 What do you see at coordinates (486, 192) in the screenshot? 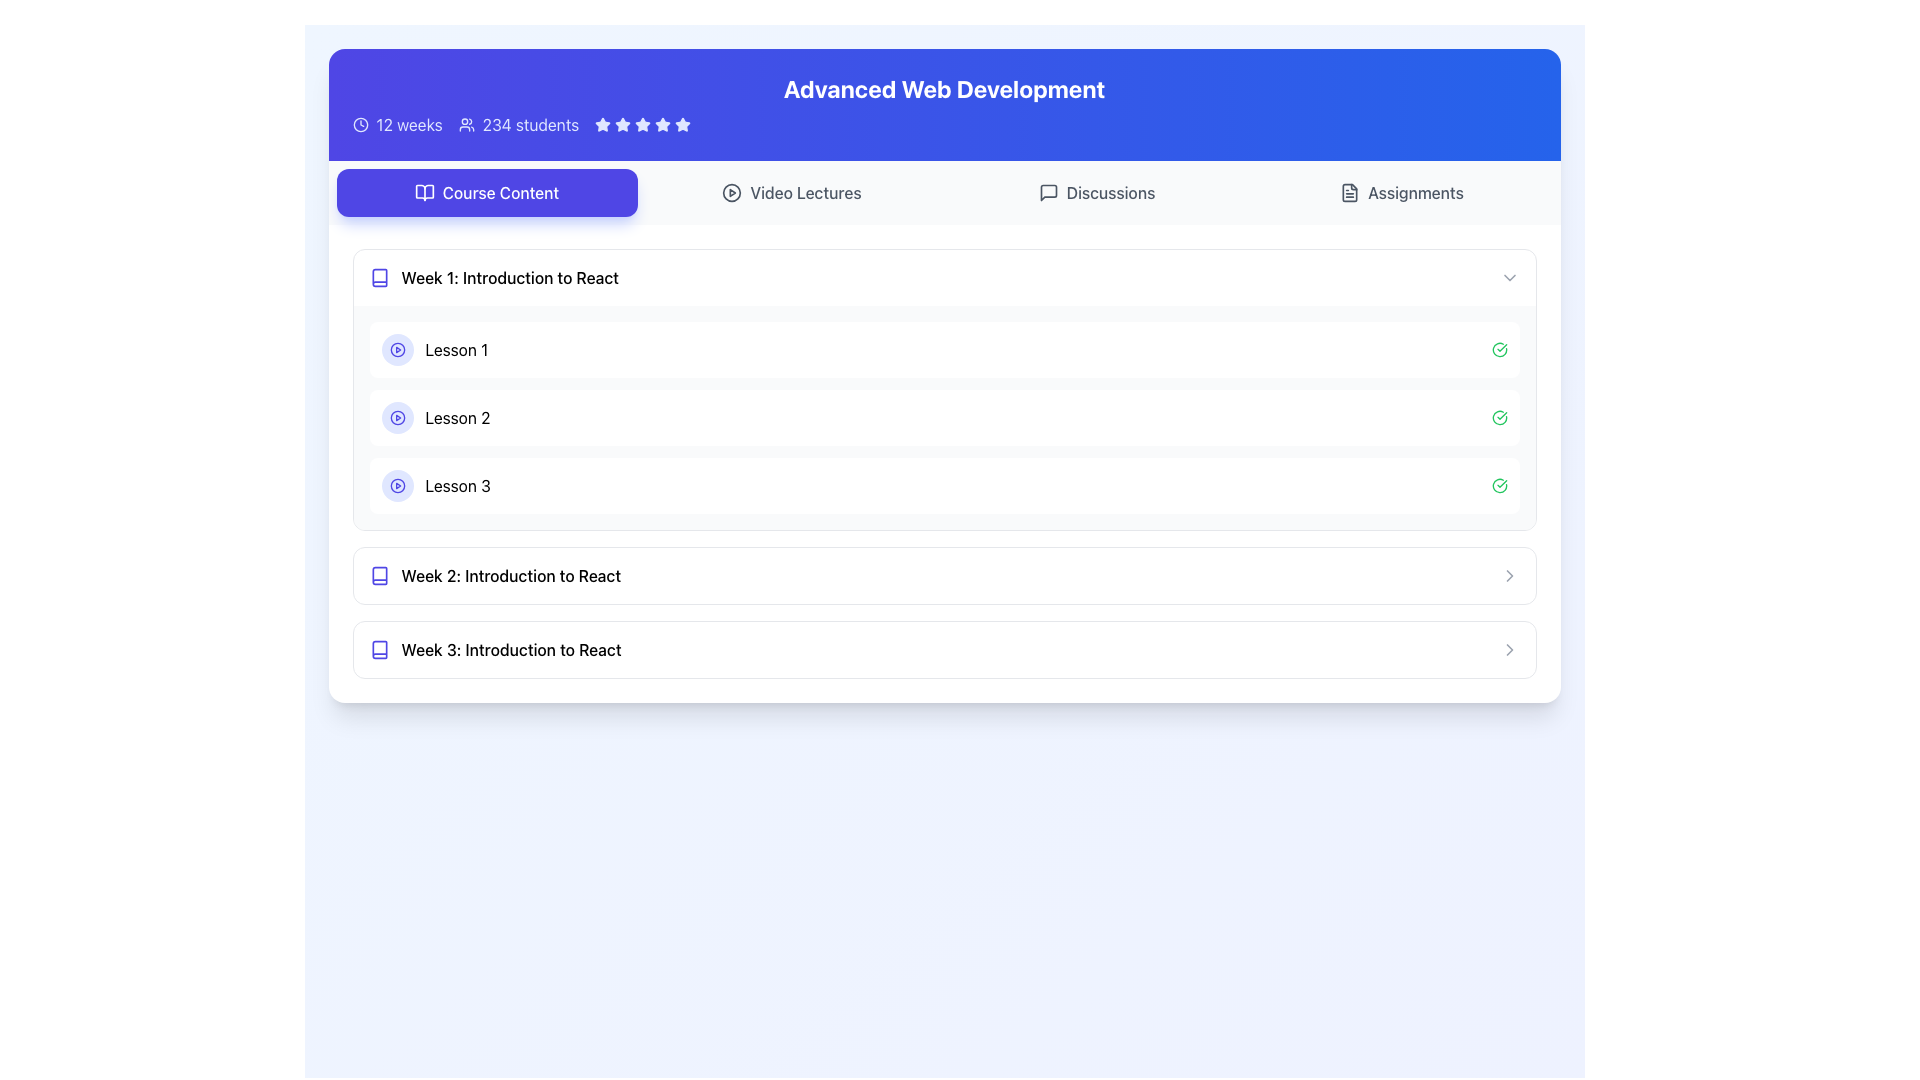
I see `the 'Course Content' button, which has an open book icon and is located on the leftmost end of the horizontal menu bar` at bounding box center [486, 192].